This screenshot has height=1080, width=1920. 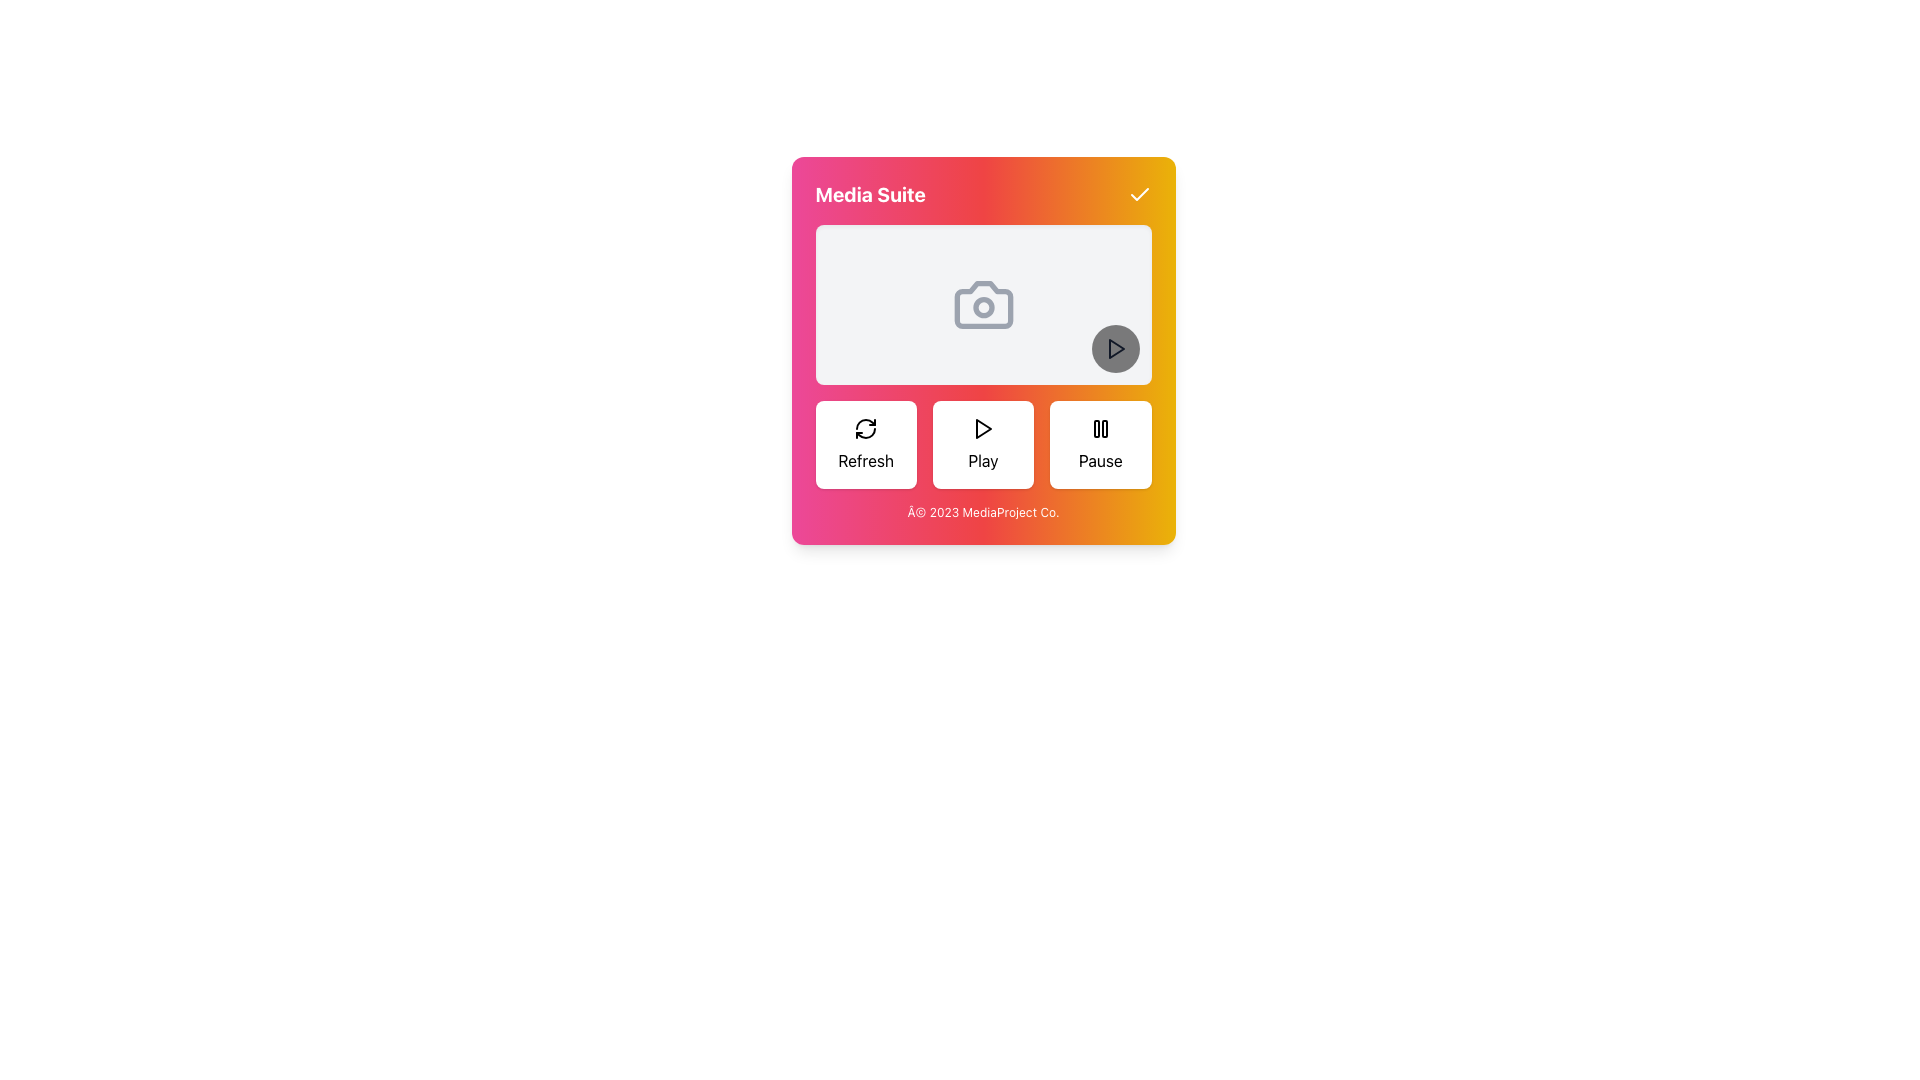 I want to click on the rectangular 'Play' button with a white background and black text and icon to initiate playback, so click(x=983, y=443).